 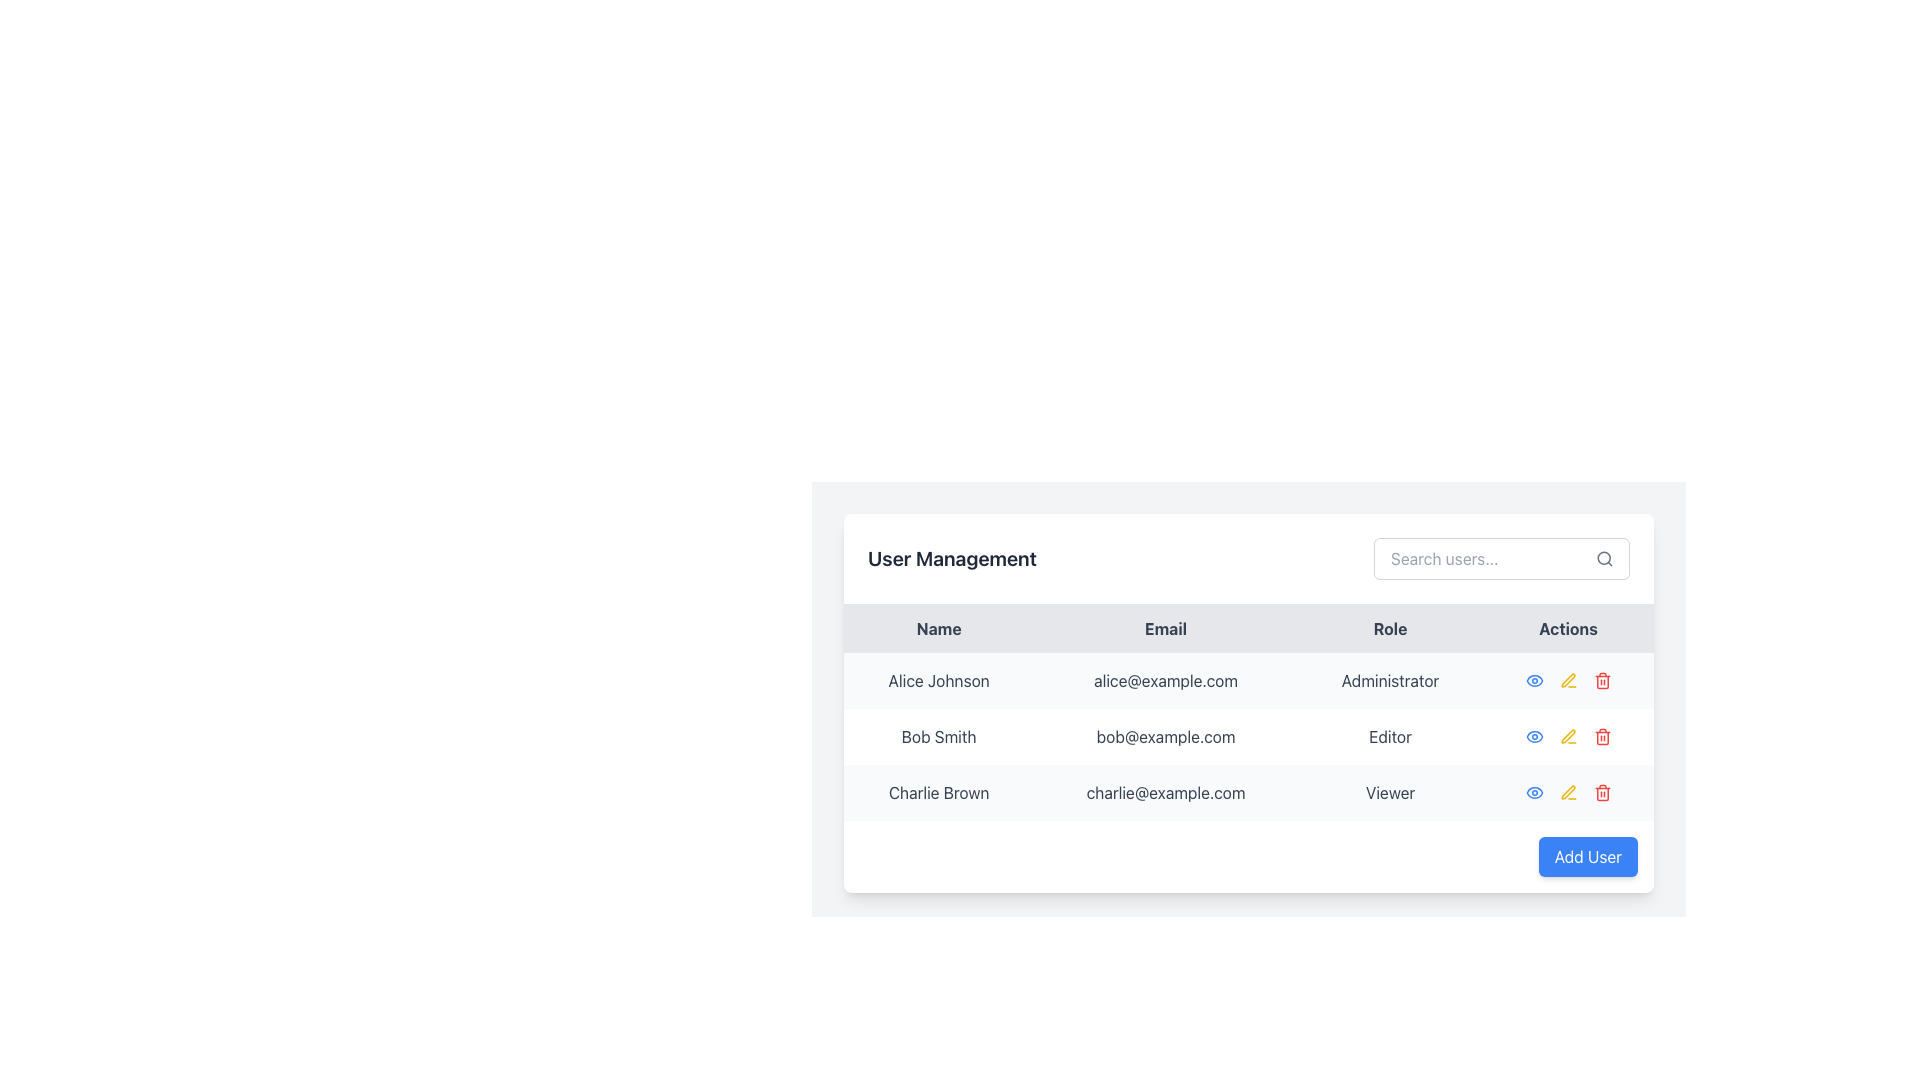 What do you see at coordinates (1602, 792) in the screenshot?
I see `the red trash bin button in the 'Actions' column of the row for 'Charlie Brown'` at bounding box center [1602, 792].